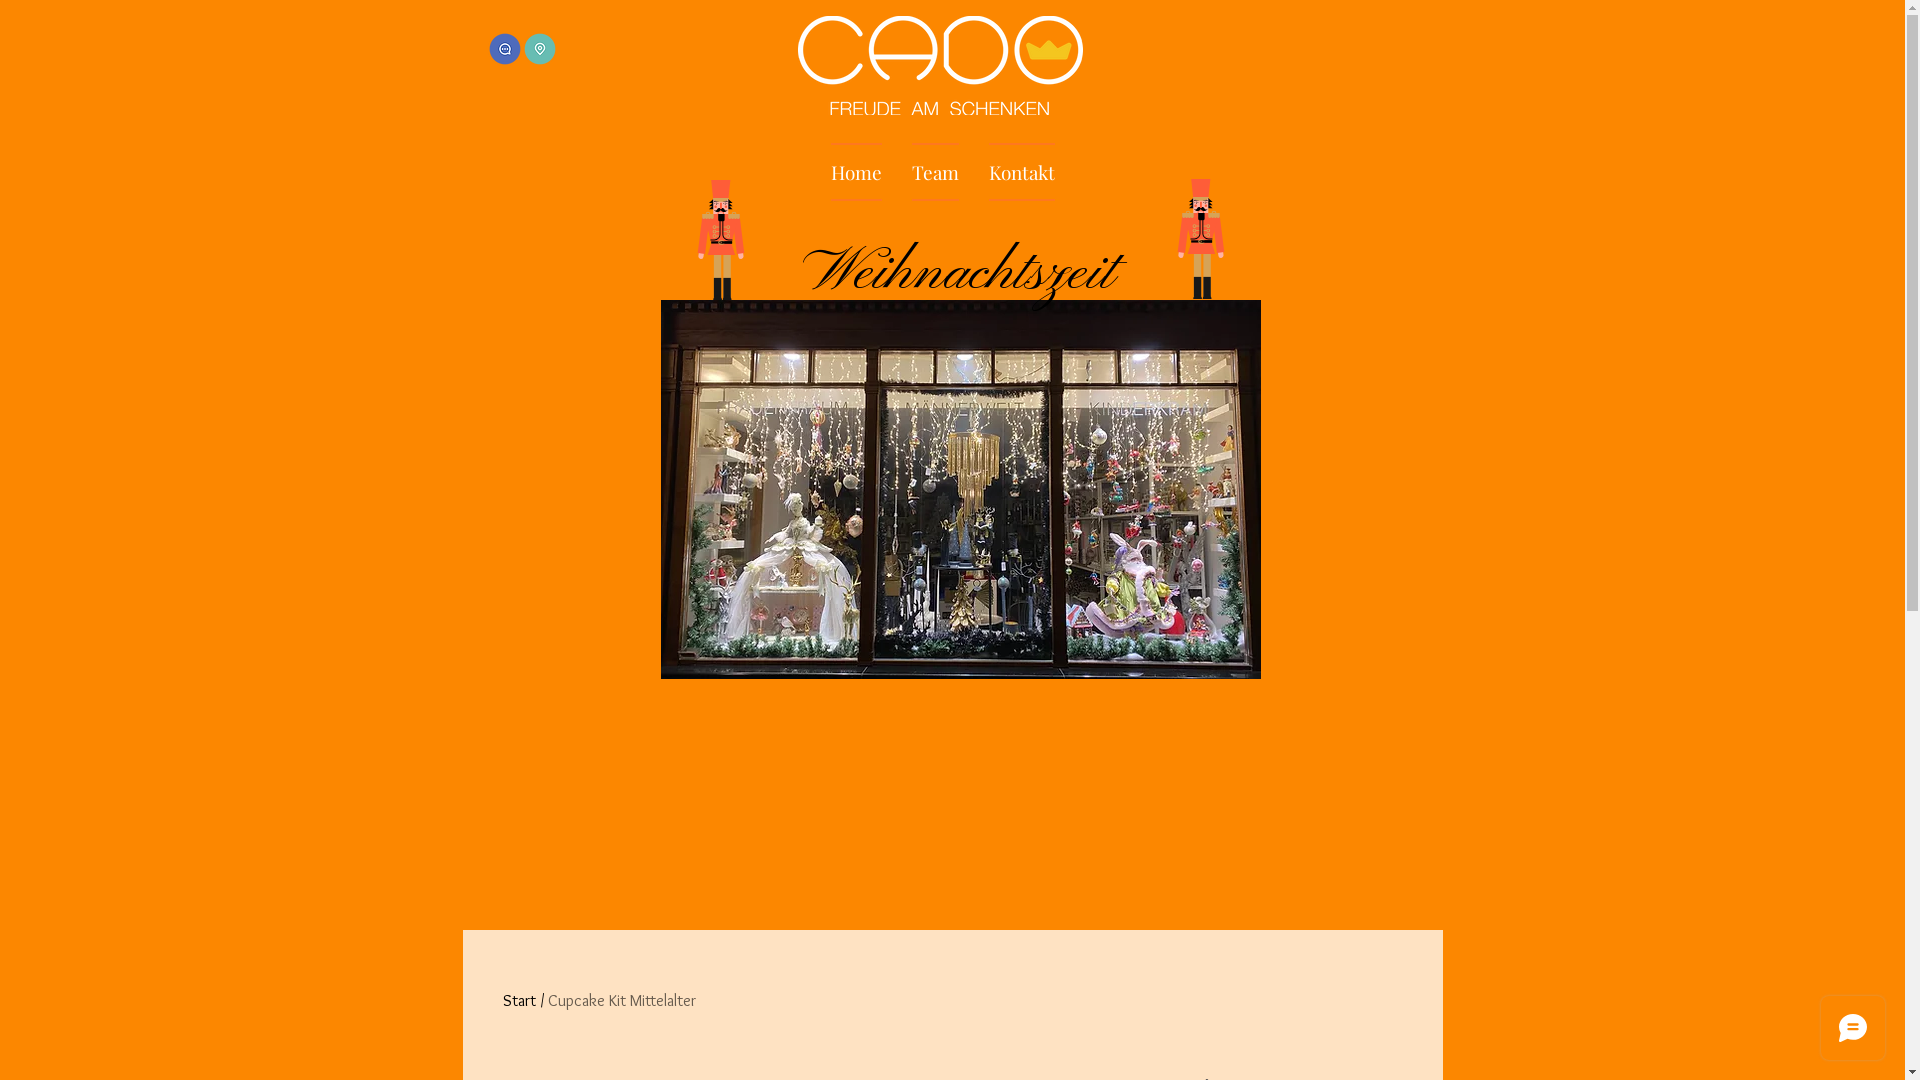 Image resolution: width=1920 pixels, height=1080 pixels. What do you see at coordinates (1022, 171) in the screenshot?
I see `'Kontakt'` at bounding box center [1022, 171].